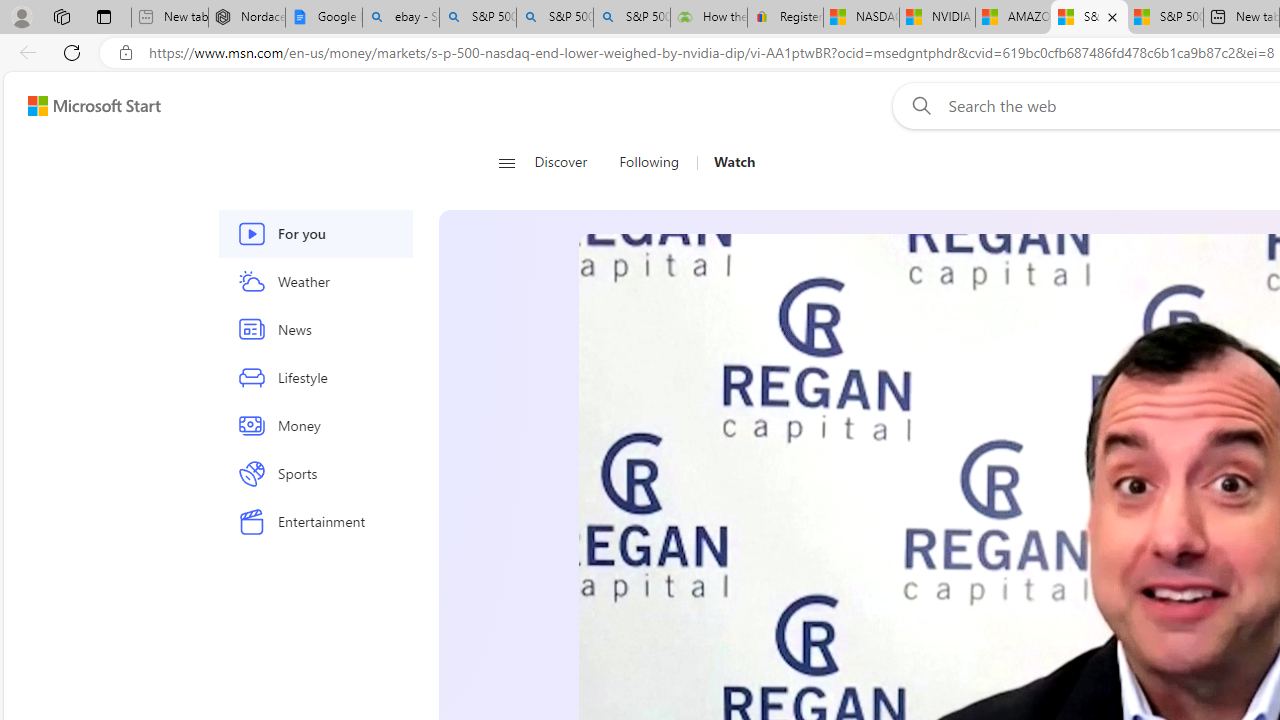 This screenshot has width=1280, height=720. What do you see at coordinates (506, 162) in the screenshot?
I see `'Class: button-glyph'` at bounding box center [506, 162].